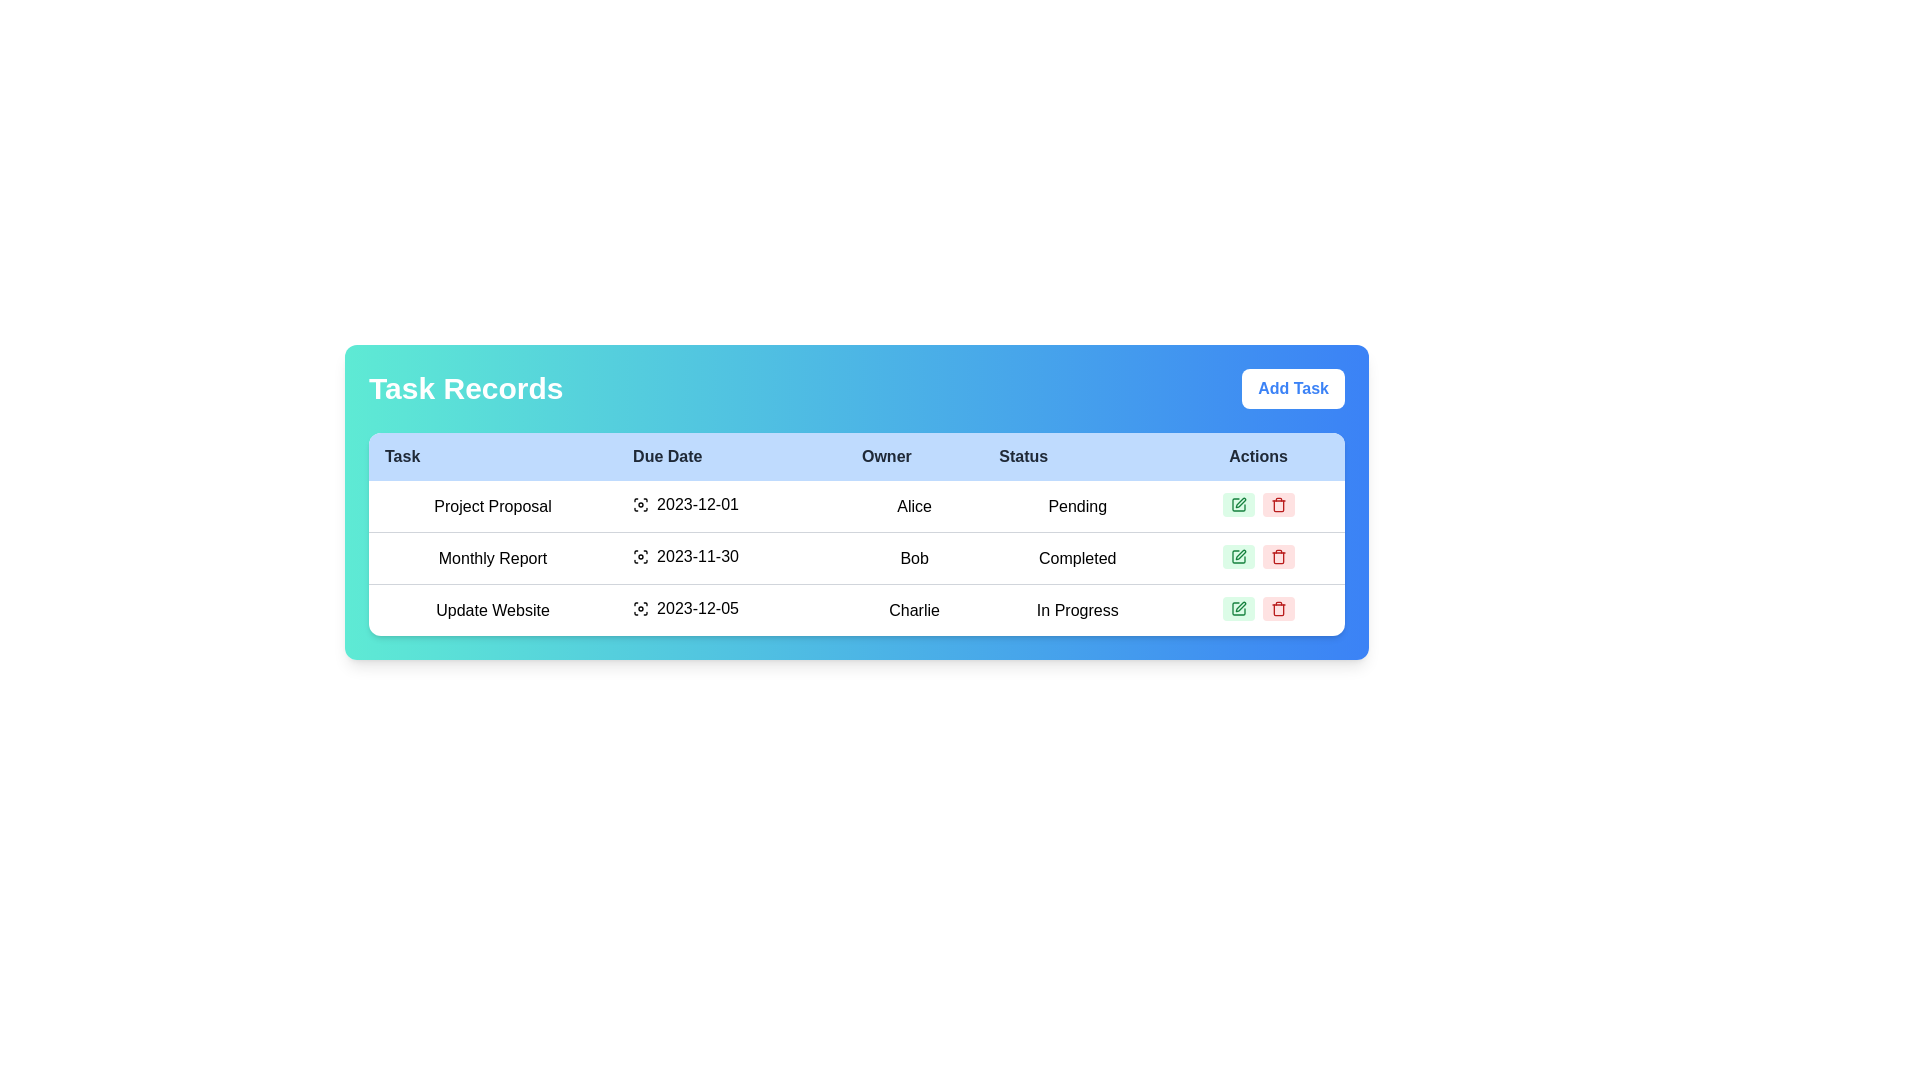 The width and height of the screenshot is (1920, 1080). Describe the element at coordinates (493, 609) in the screenshot. I see `the static text display component that contains the text 'Update Website' located in the third row of the table under the 'Task' column` at that location.